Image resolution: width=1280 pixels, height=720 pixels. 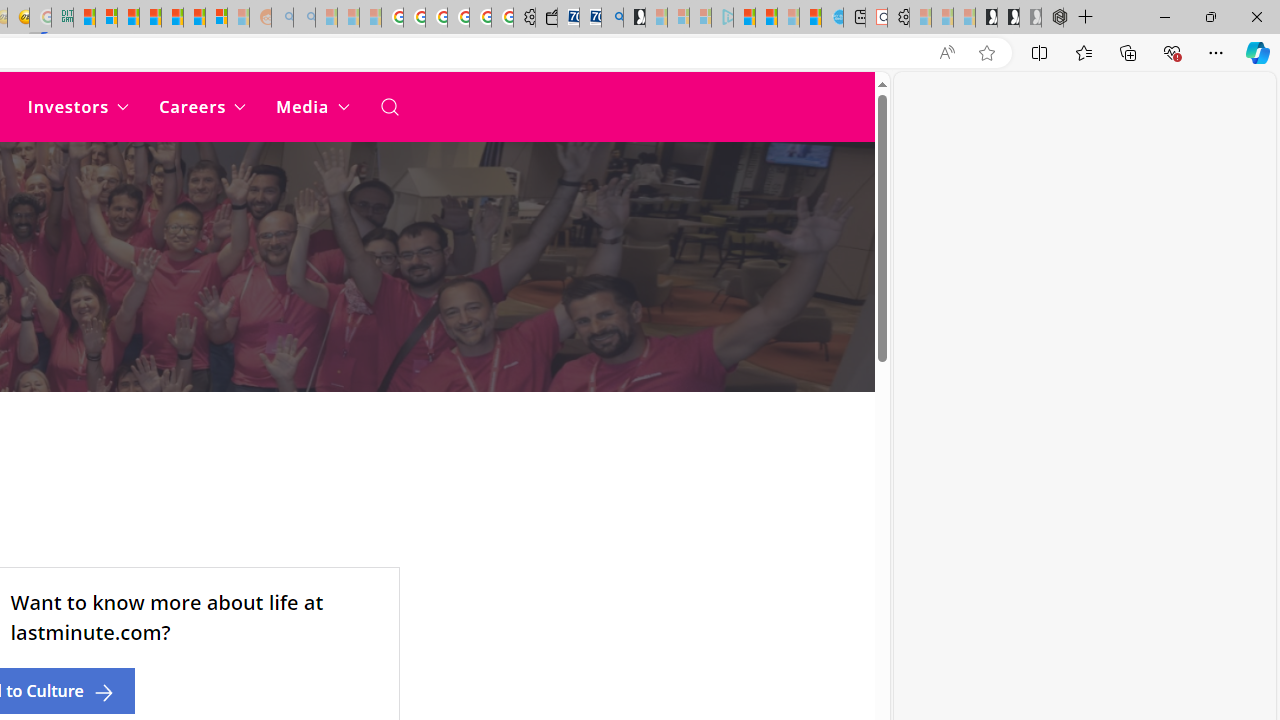 I want to click on 'Collections', so click(x=1128, y=51).